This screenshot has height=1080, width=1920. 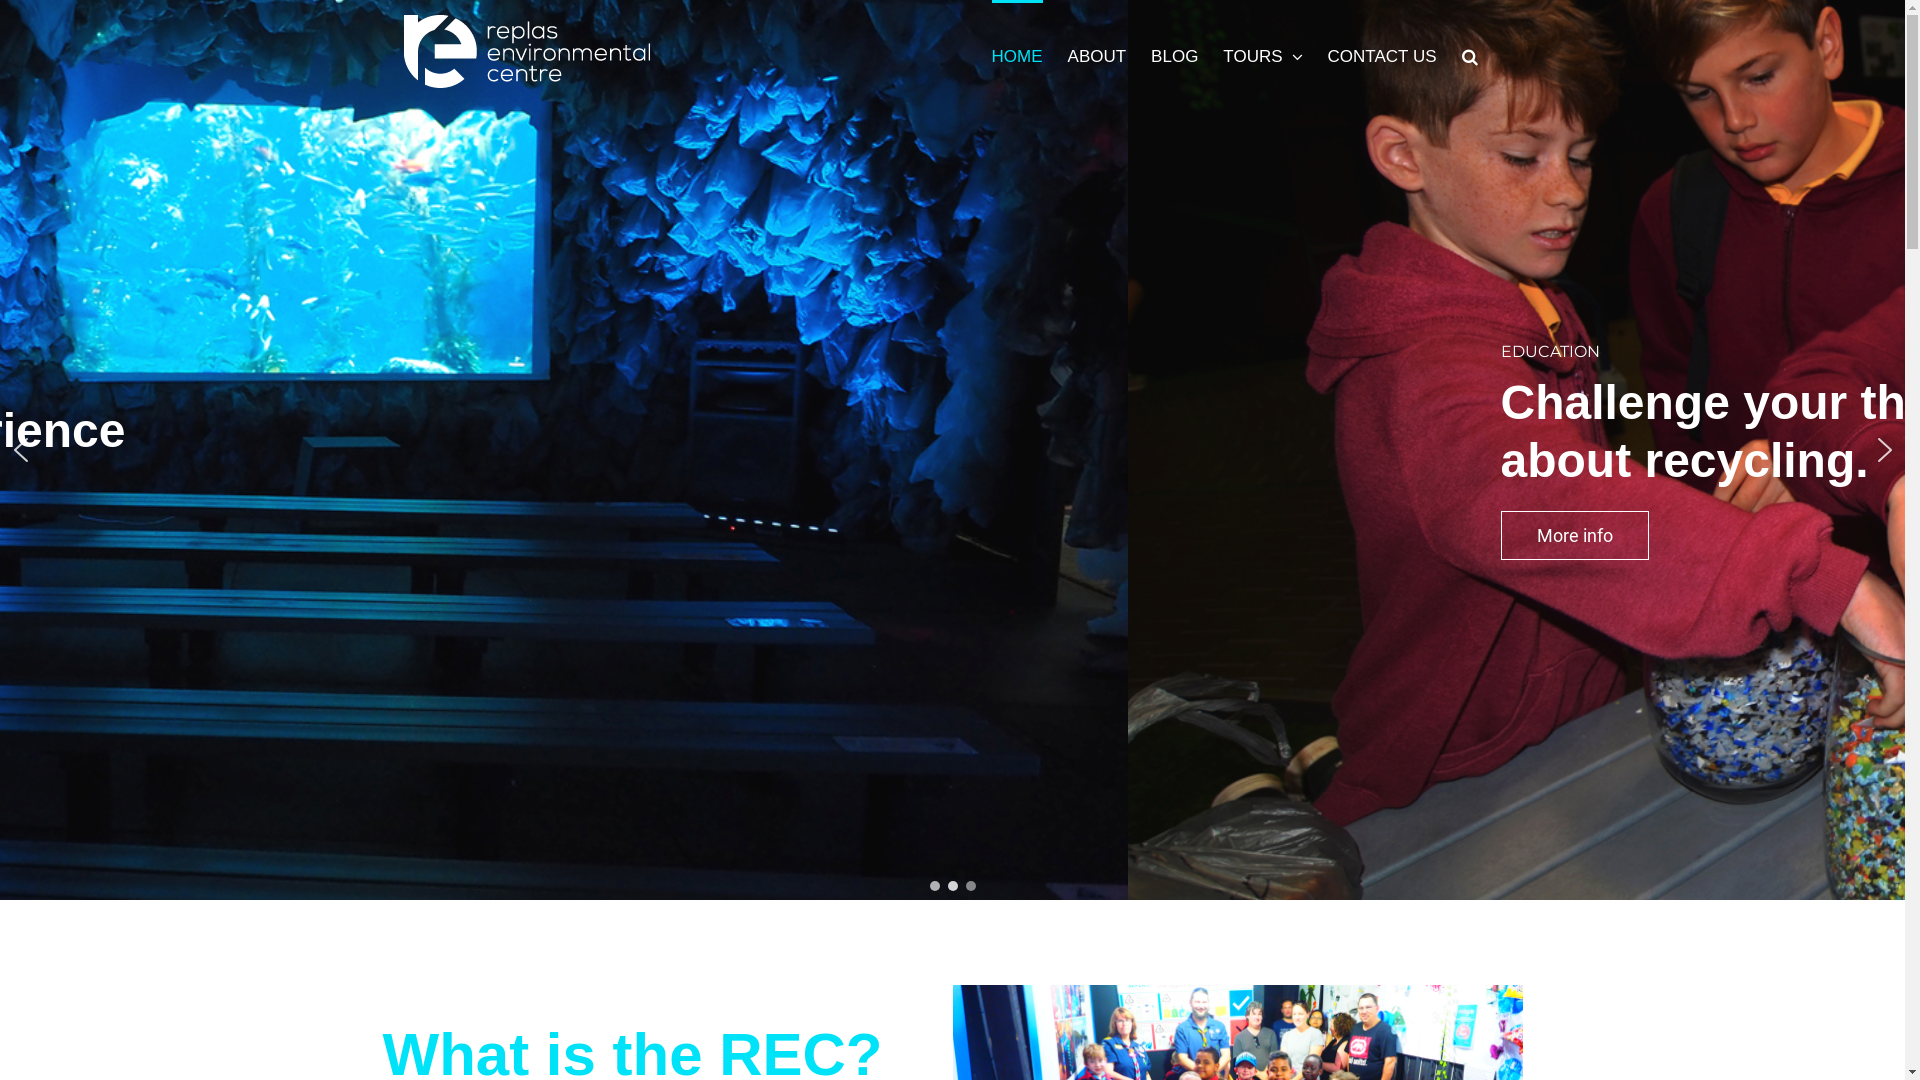 I want to click on 'HOME', so click(x=1017, y=53).